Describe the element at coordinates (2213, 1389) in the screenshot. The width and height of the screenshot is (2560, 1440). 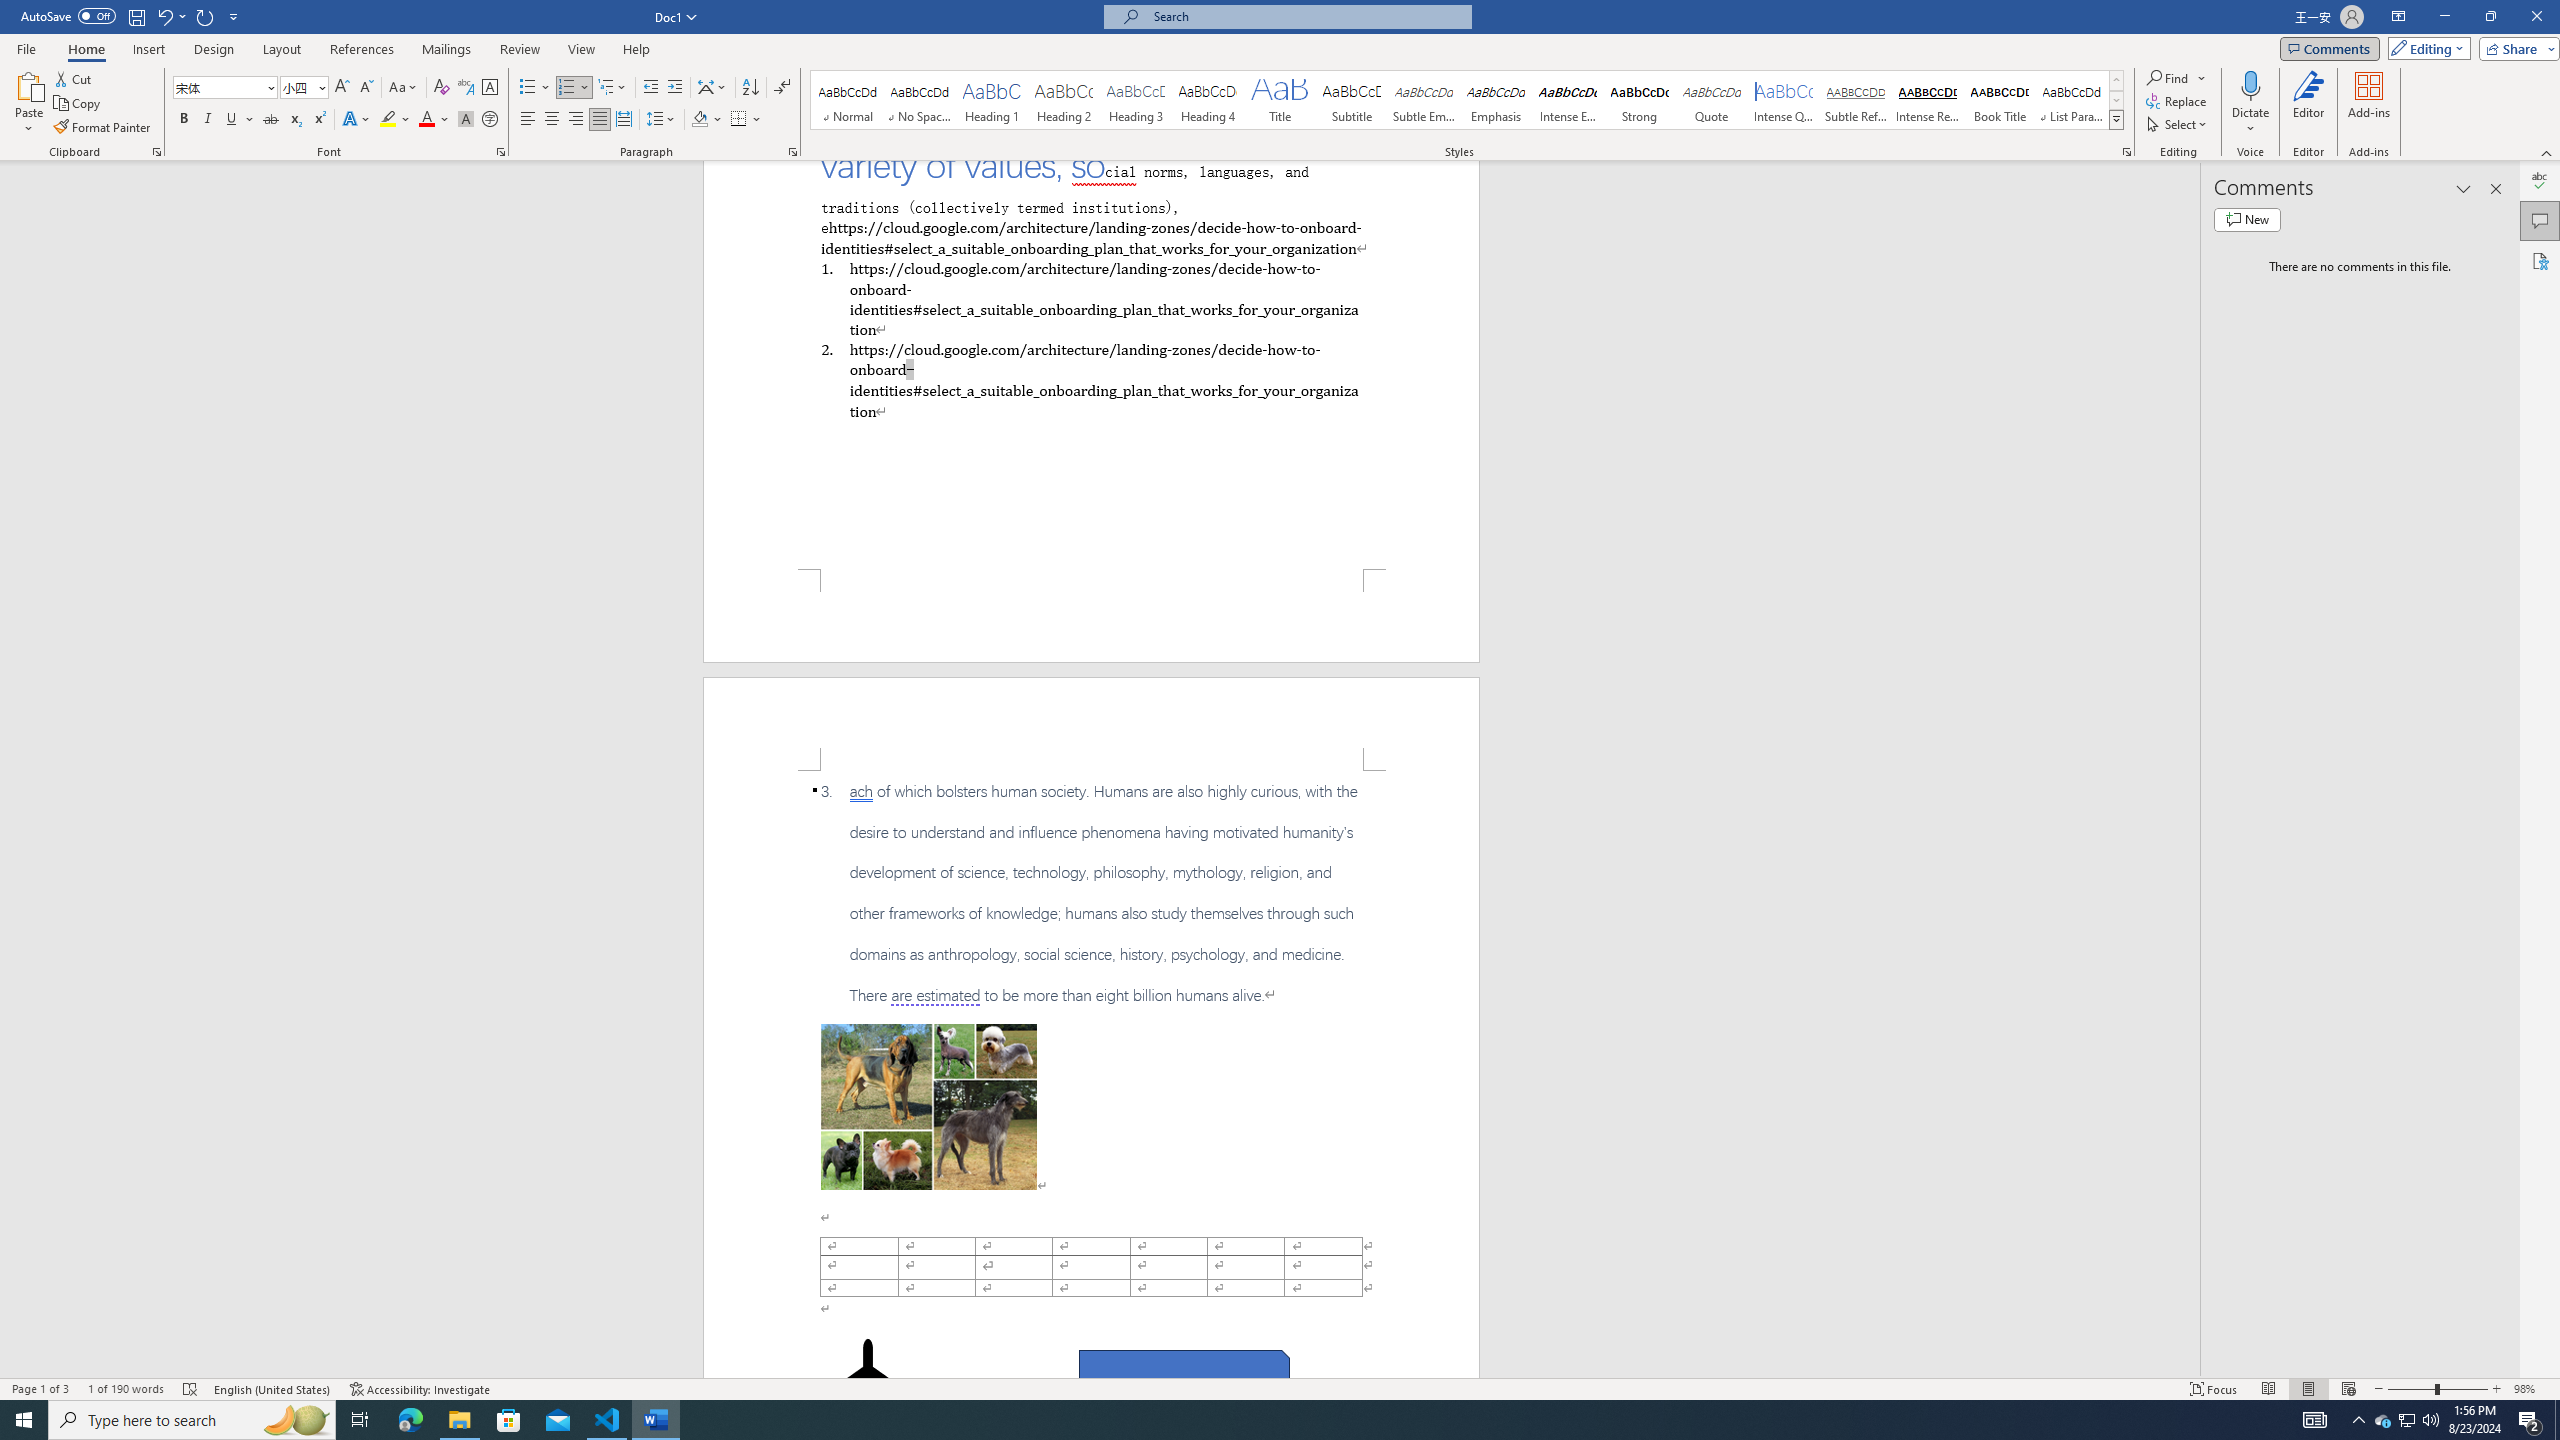
I see `'Focus '` at that location.